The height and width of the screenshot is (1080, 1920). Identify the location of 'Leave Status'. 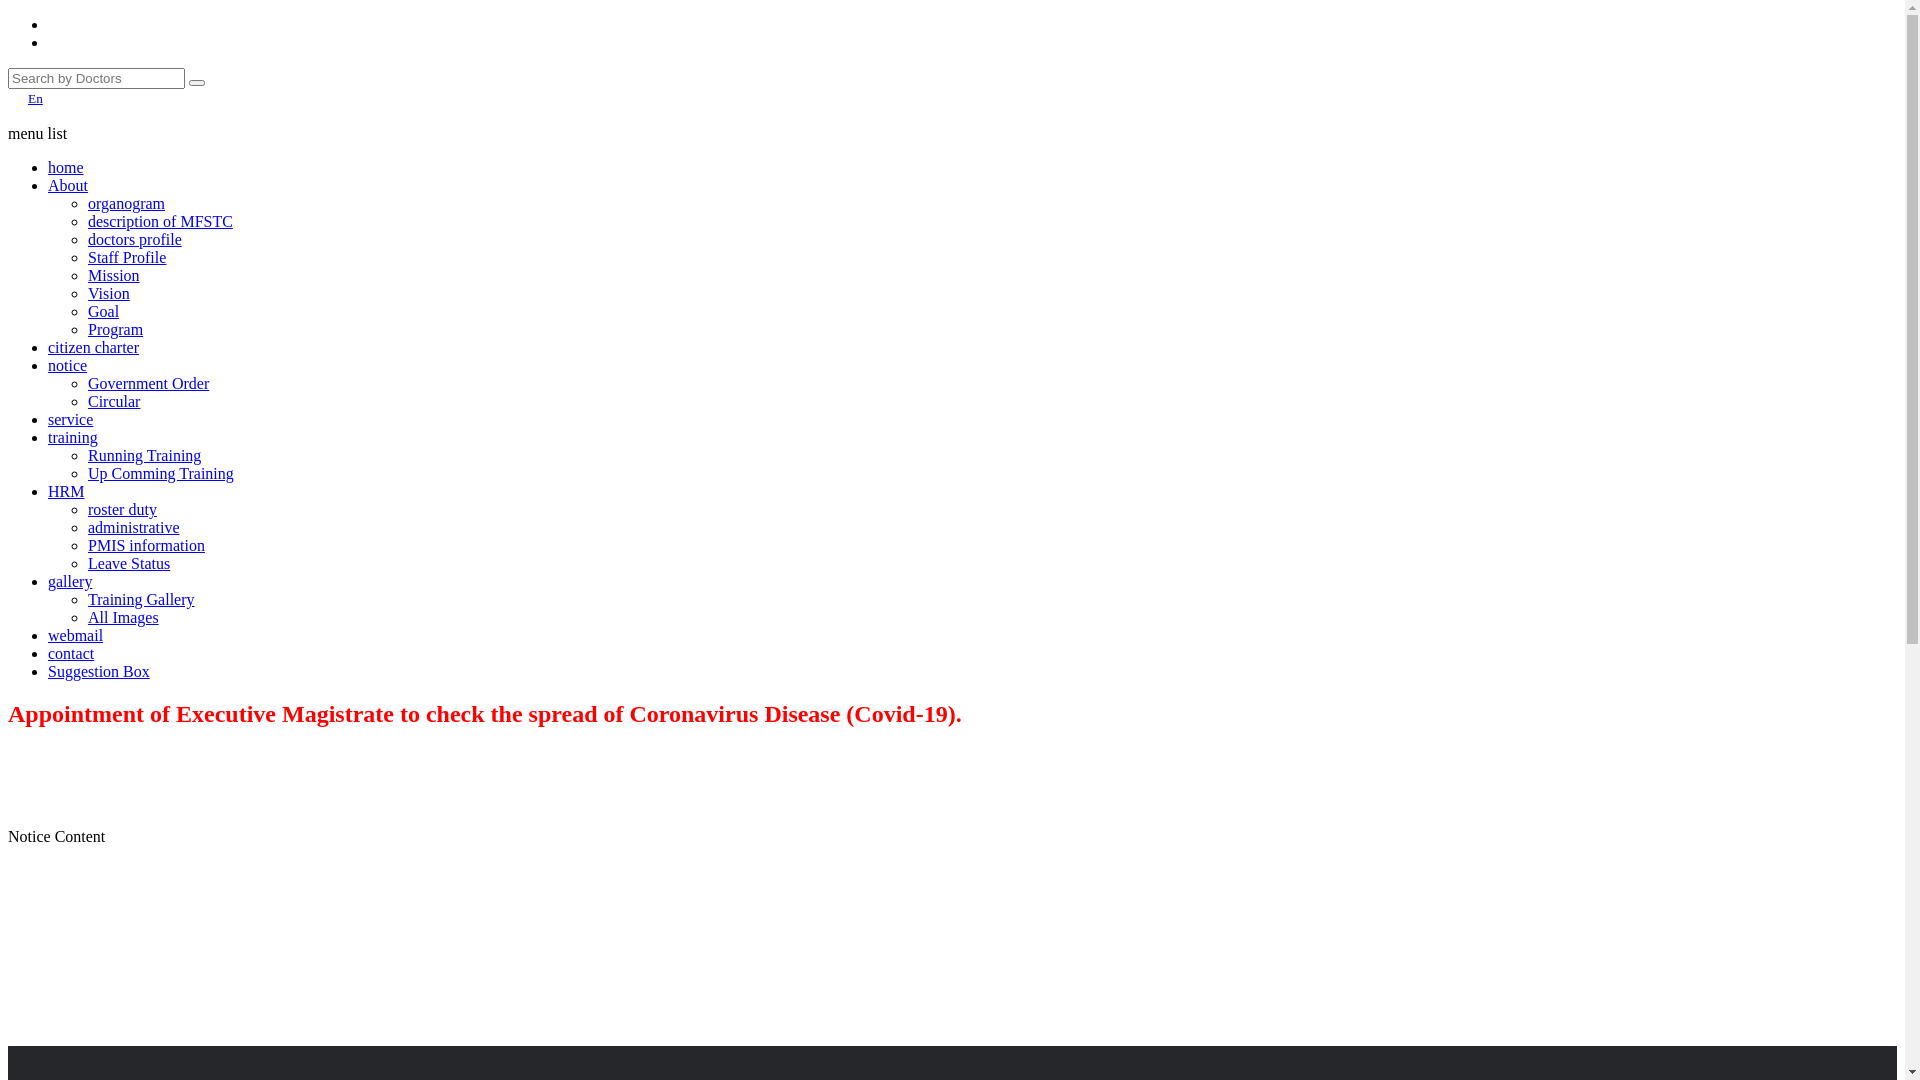
(128, 563).